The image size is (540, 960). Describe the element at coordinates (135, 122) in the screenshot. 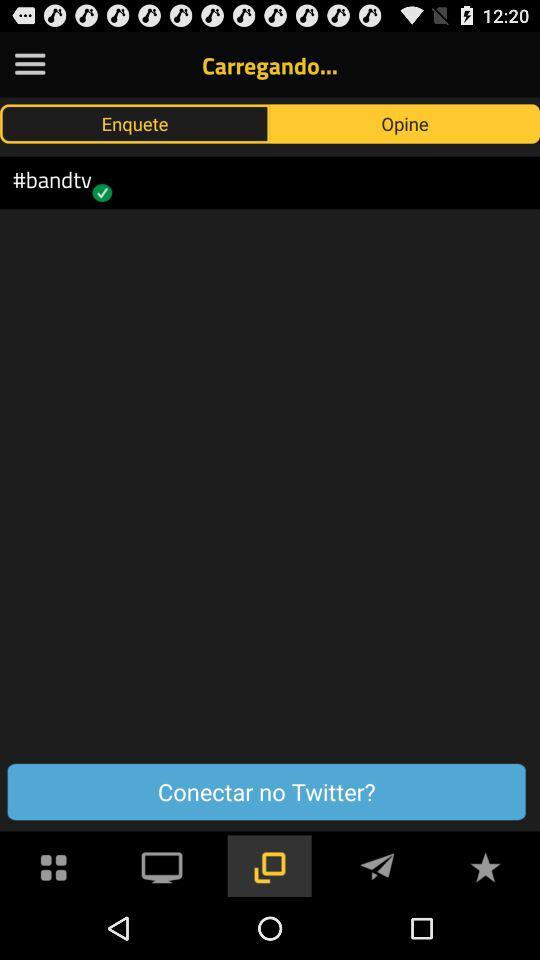

I see `button next to opine icon` at that location.